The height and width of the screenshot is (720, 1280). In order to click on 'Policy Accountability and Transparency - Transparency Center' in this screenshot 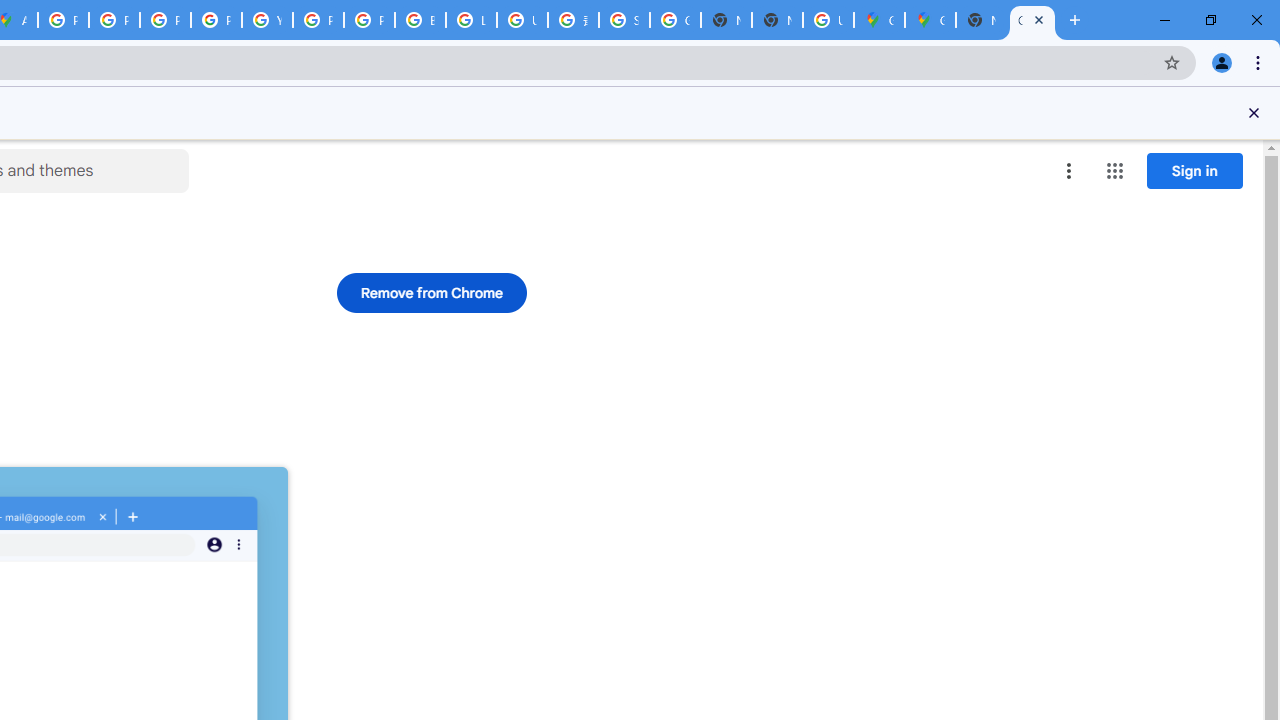, I will do `click(64, 20)`.